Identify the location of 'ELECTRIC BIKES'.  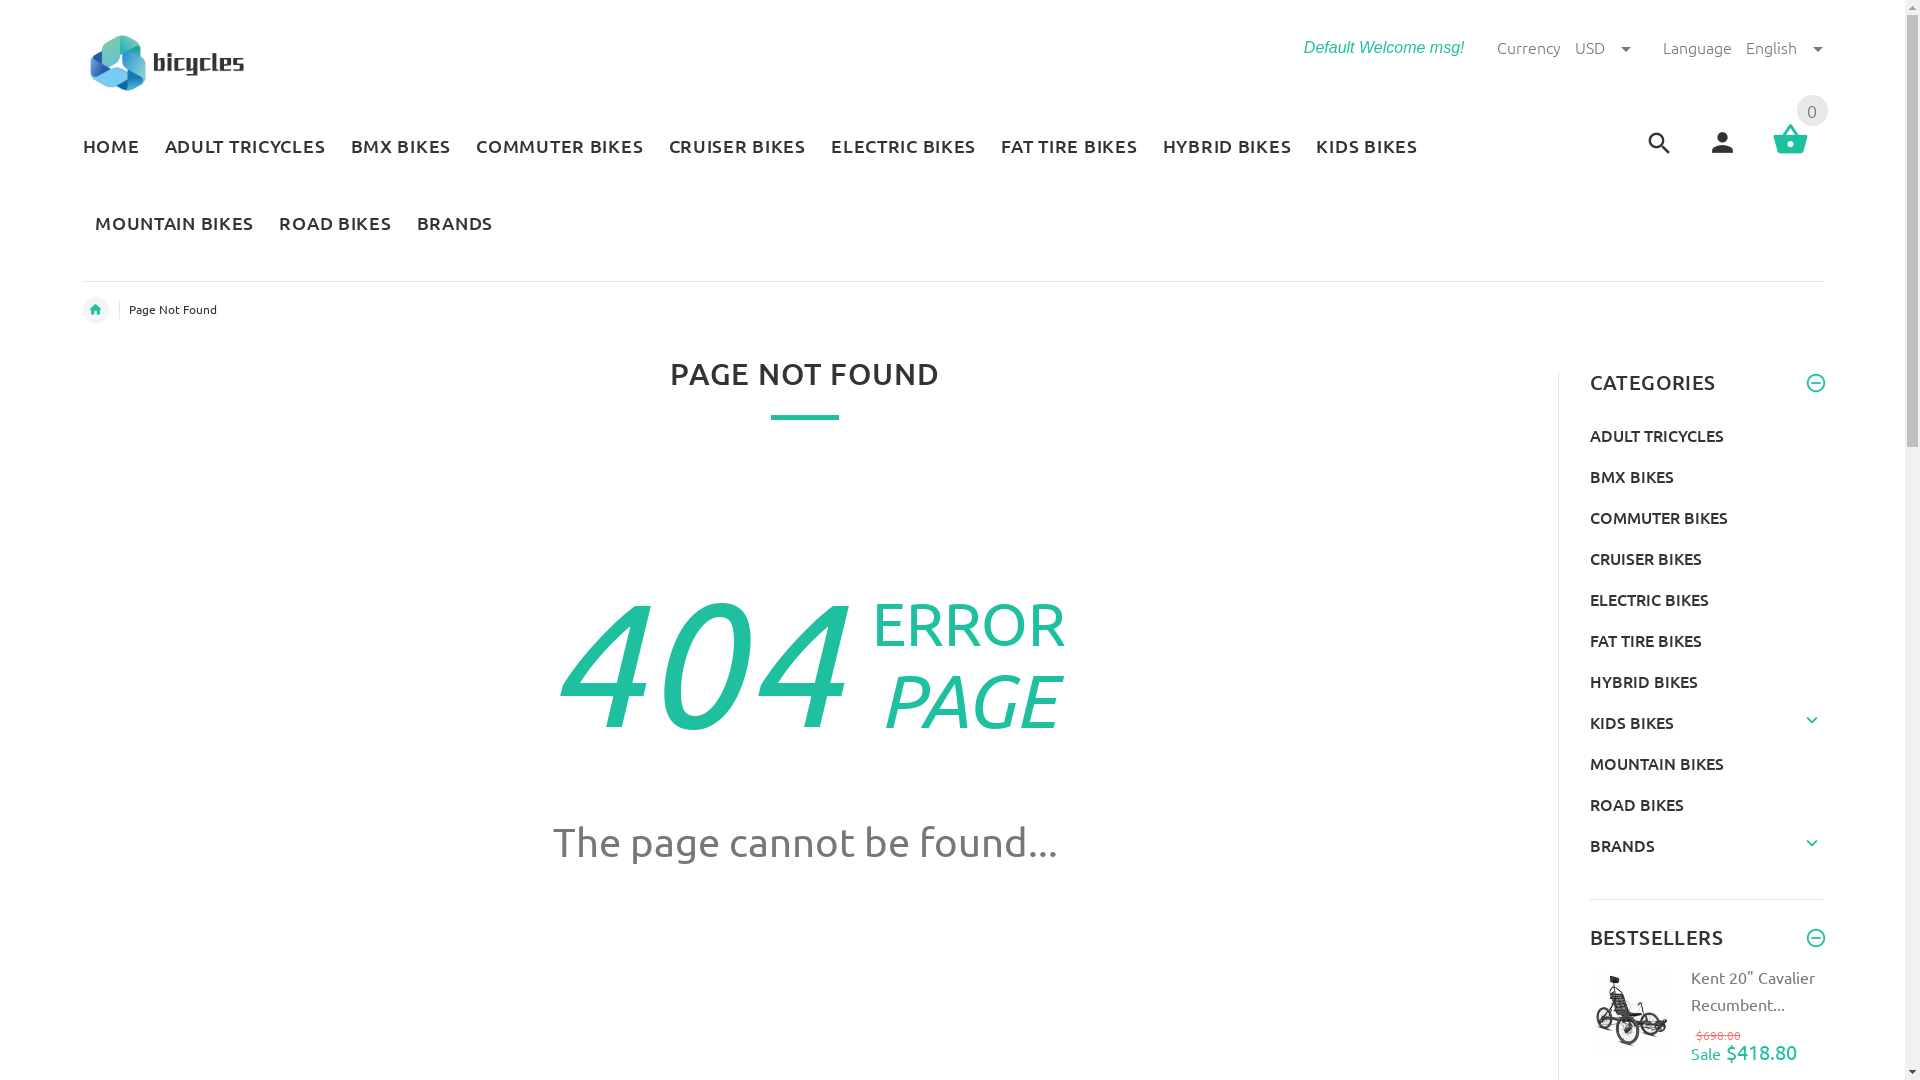
(1649, 597).